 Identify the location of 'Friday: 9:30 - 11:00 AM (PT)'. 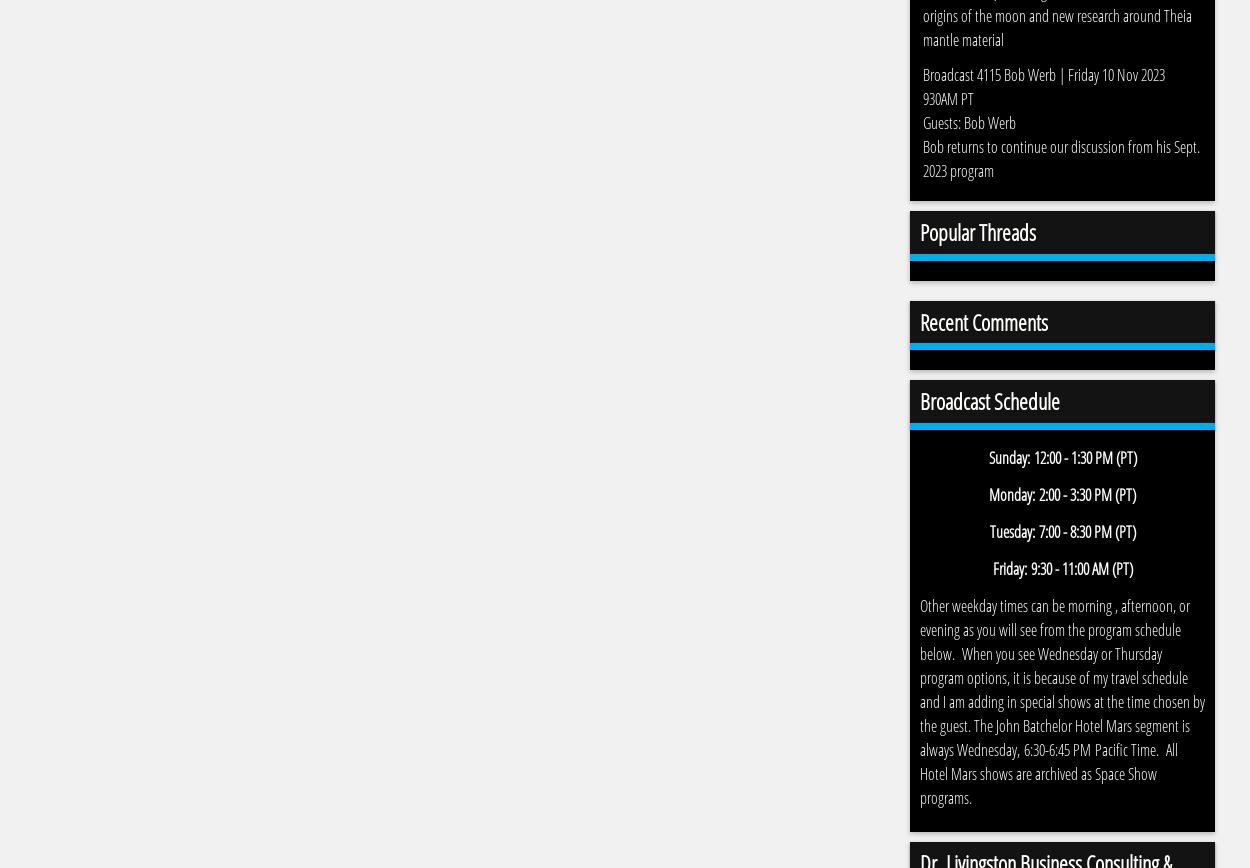
(1062, 568).